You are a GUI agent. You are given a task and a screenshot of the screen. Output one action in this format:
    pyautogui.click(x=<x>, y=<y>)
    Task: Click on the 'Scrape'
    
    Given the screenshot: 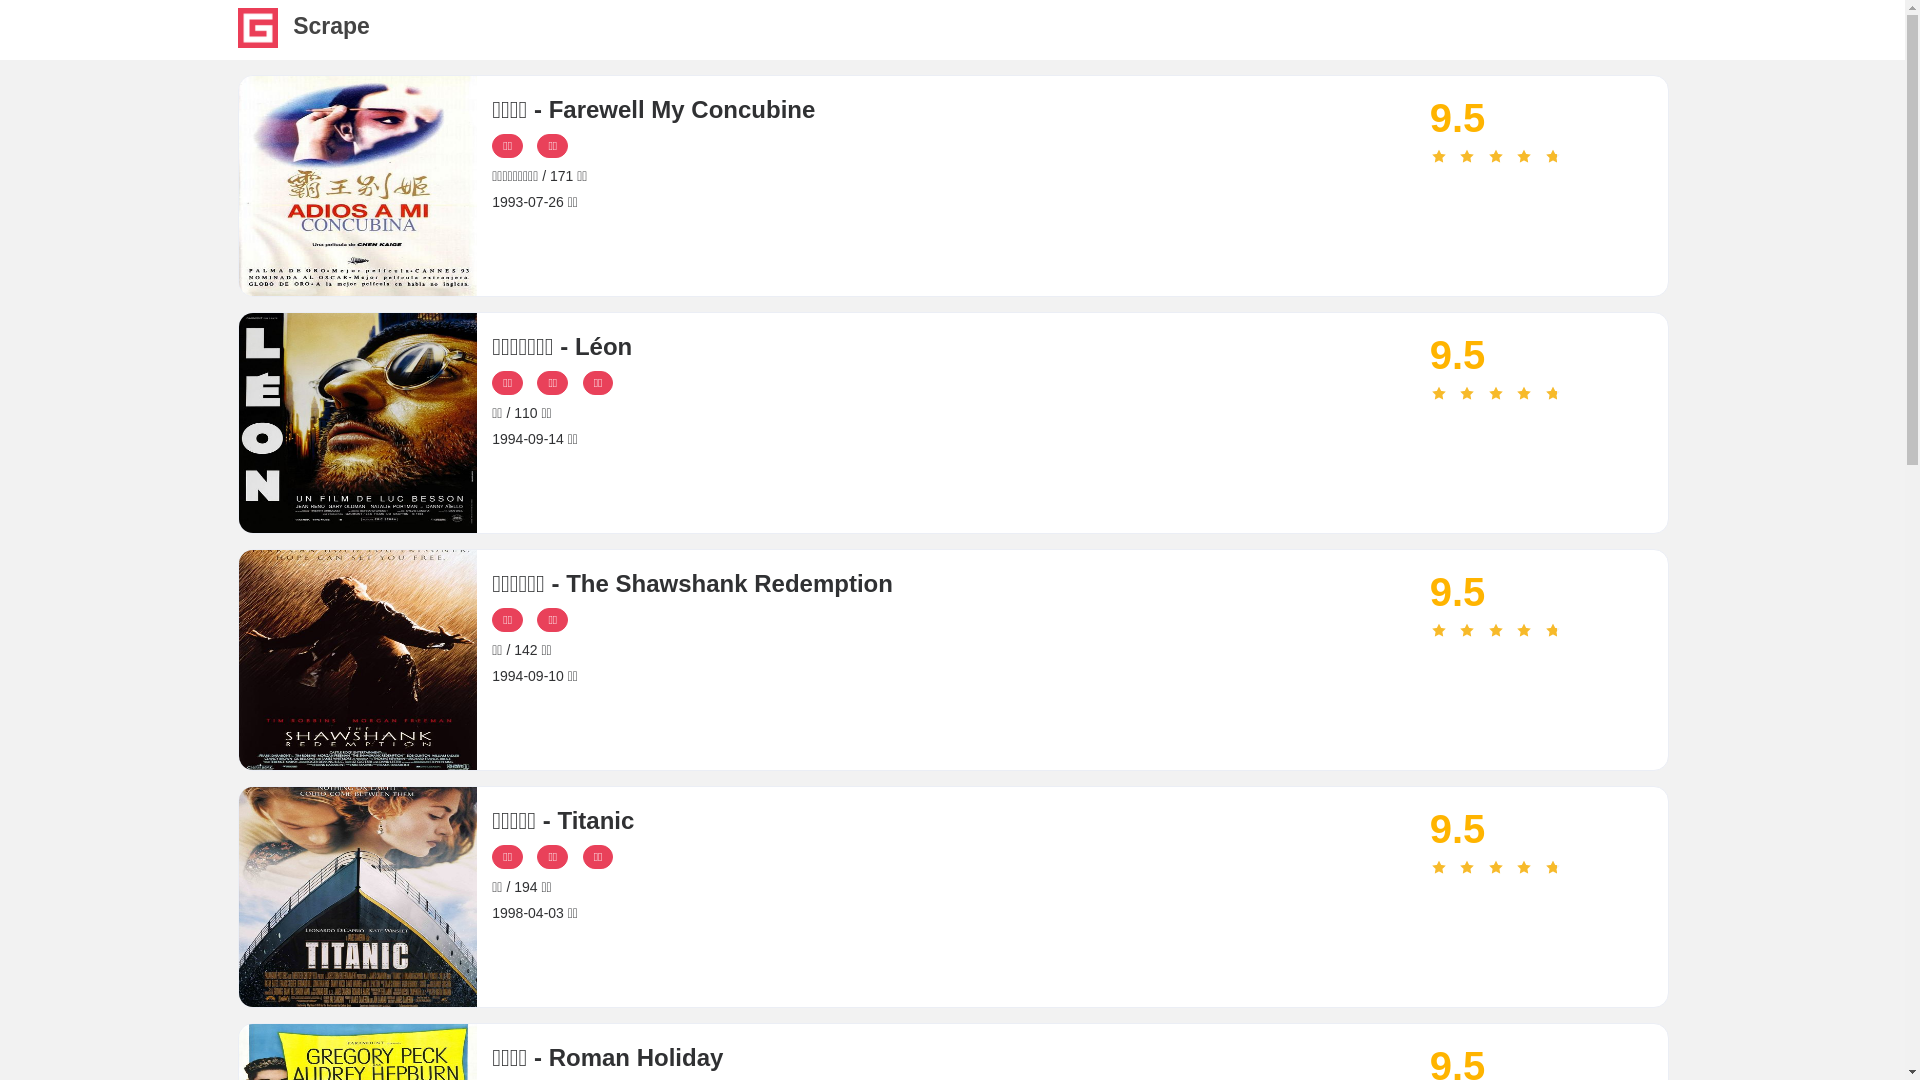 What is the action you would take?
    pyautogui.click(x=257, y=42)
    